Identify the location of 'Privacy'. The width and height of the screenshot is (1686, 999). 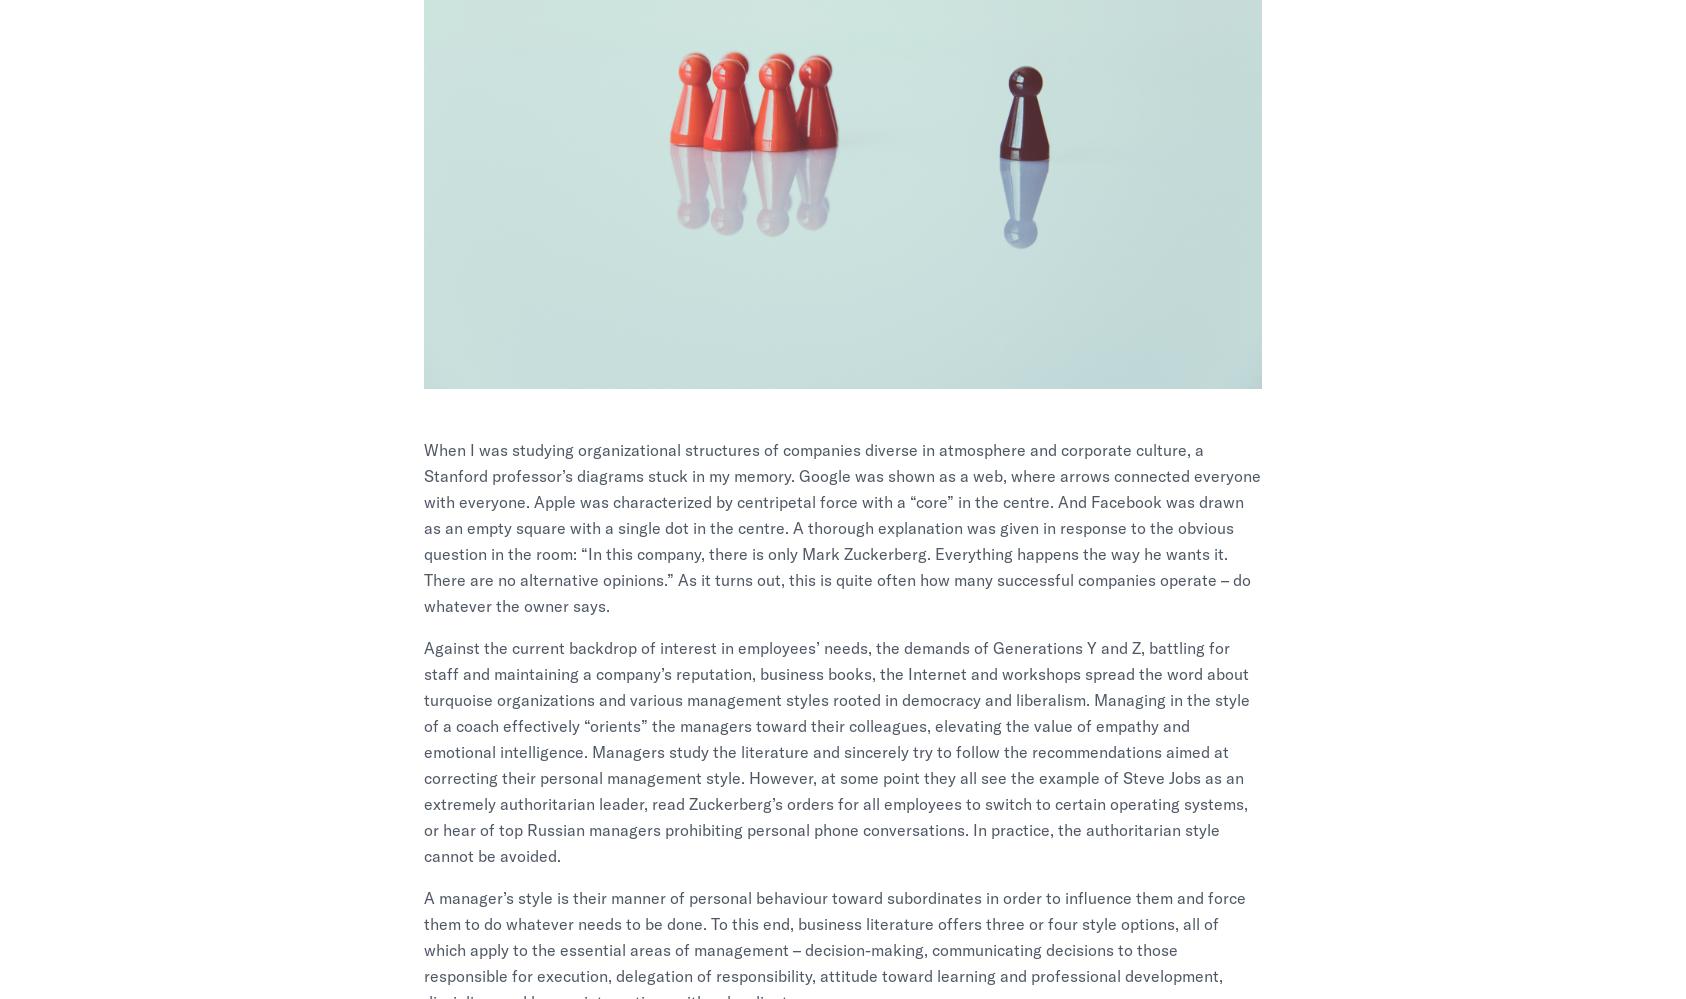
(1319, 772).